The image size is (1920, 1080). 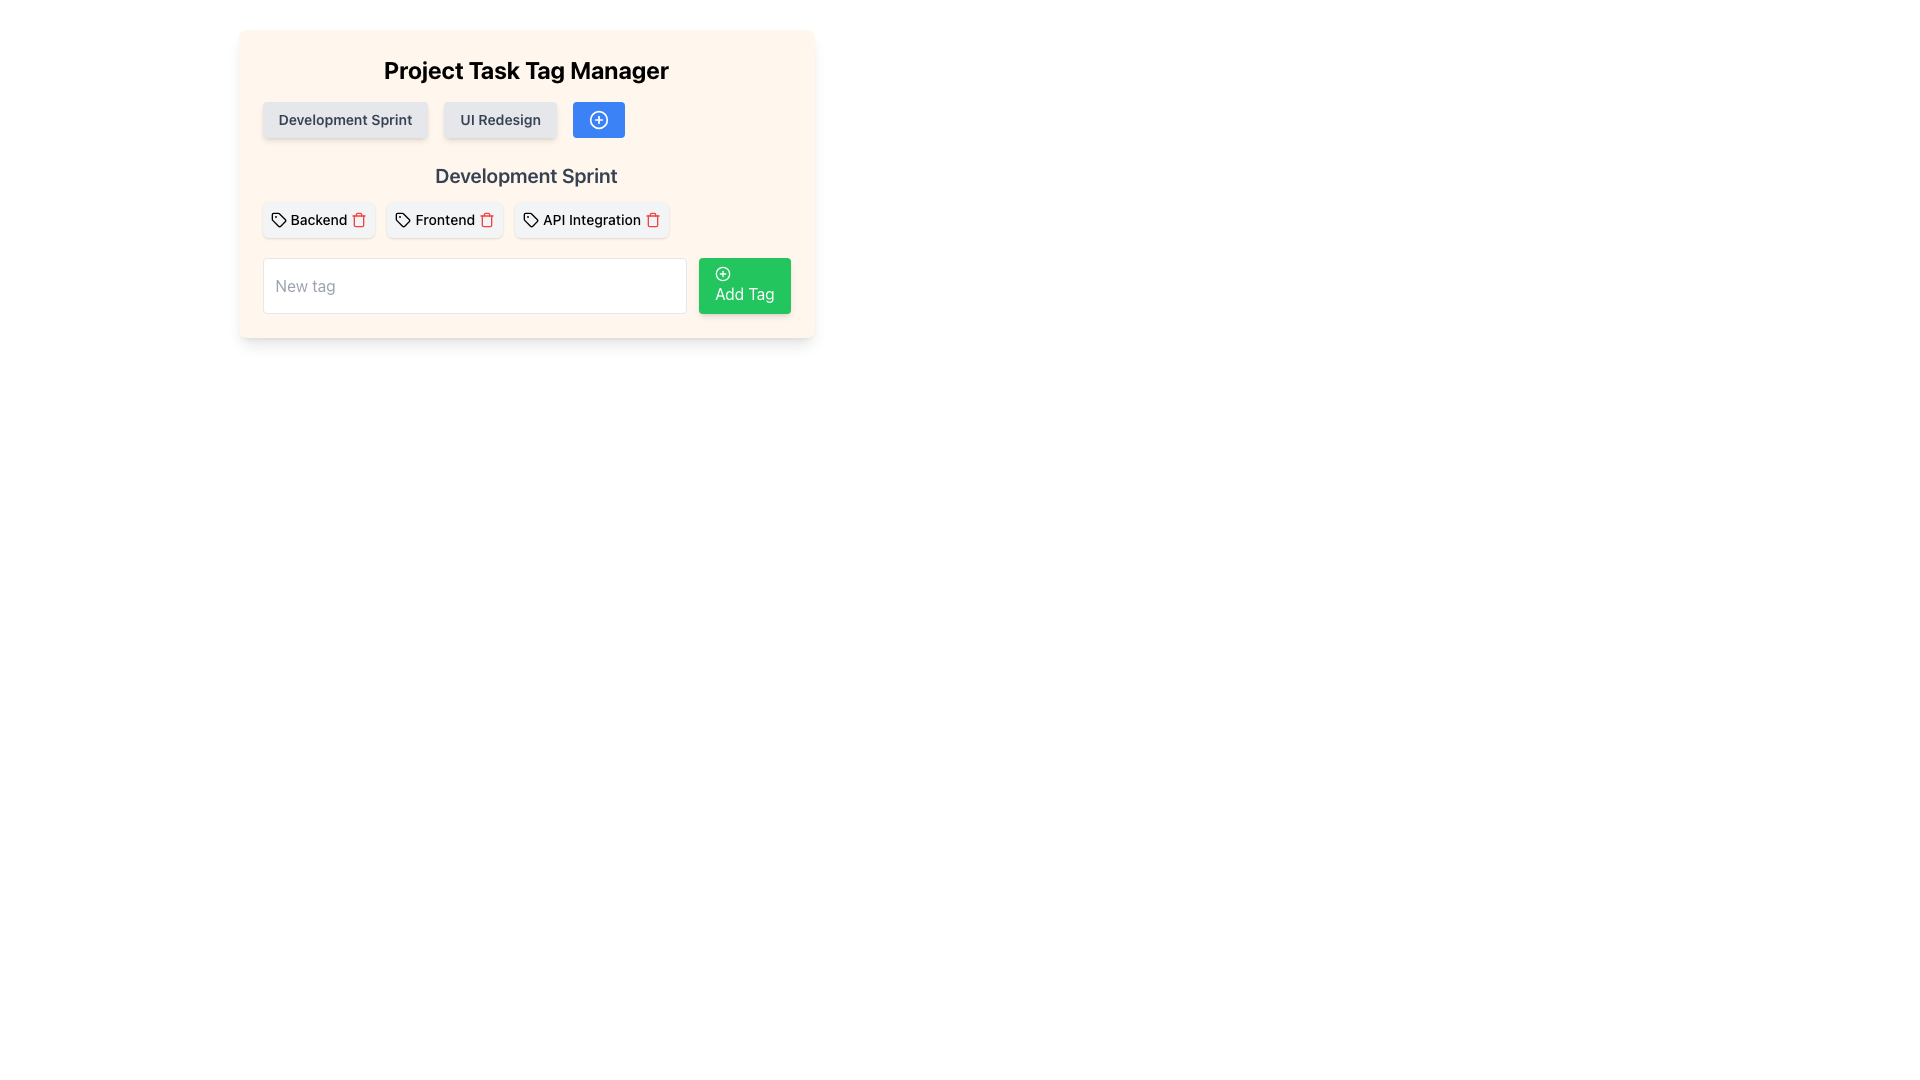 I want to click on the tag icon located below the 'Development Sprint' header and to the left of the 'Frontend' text in the task management interface, so click(x=402, y=219).